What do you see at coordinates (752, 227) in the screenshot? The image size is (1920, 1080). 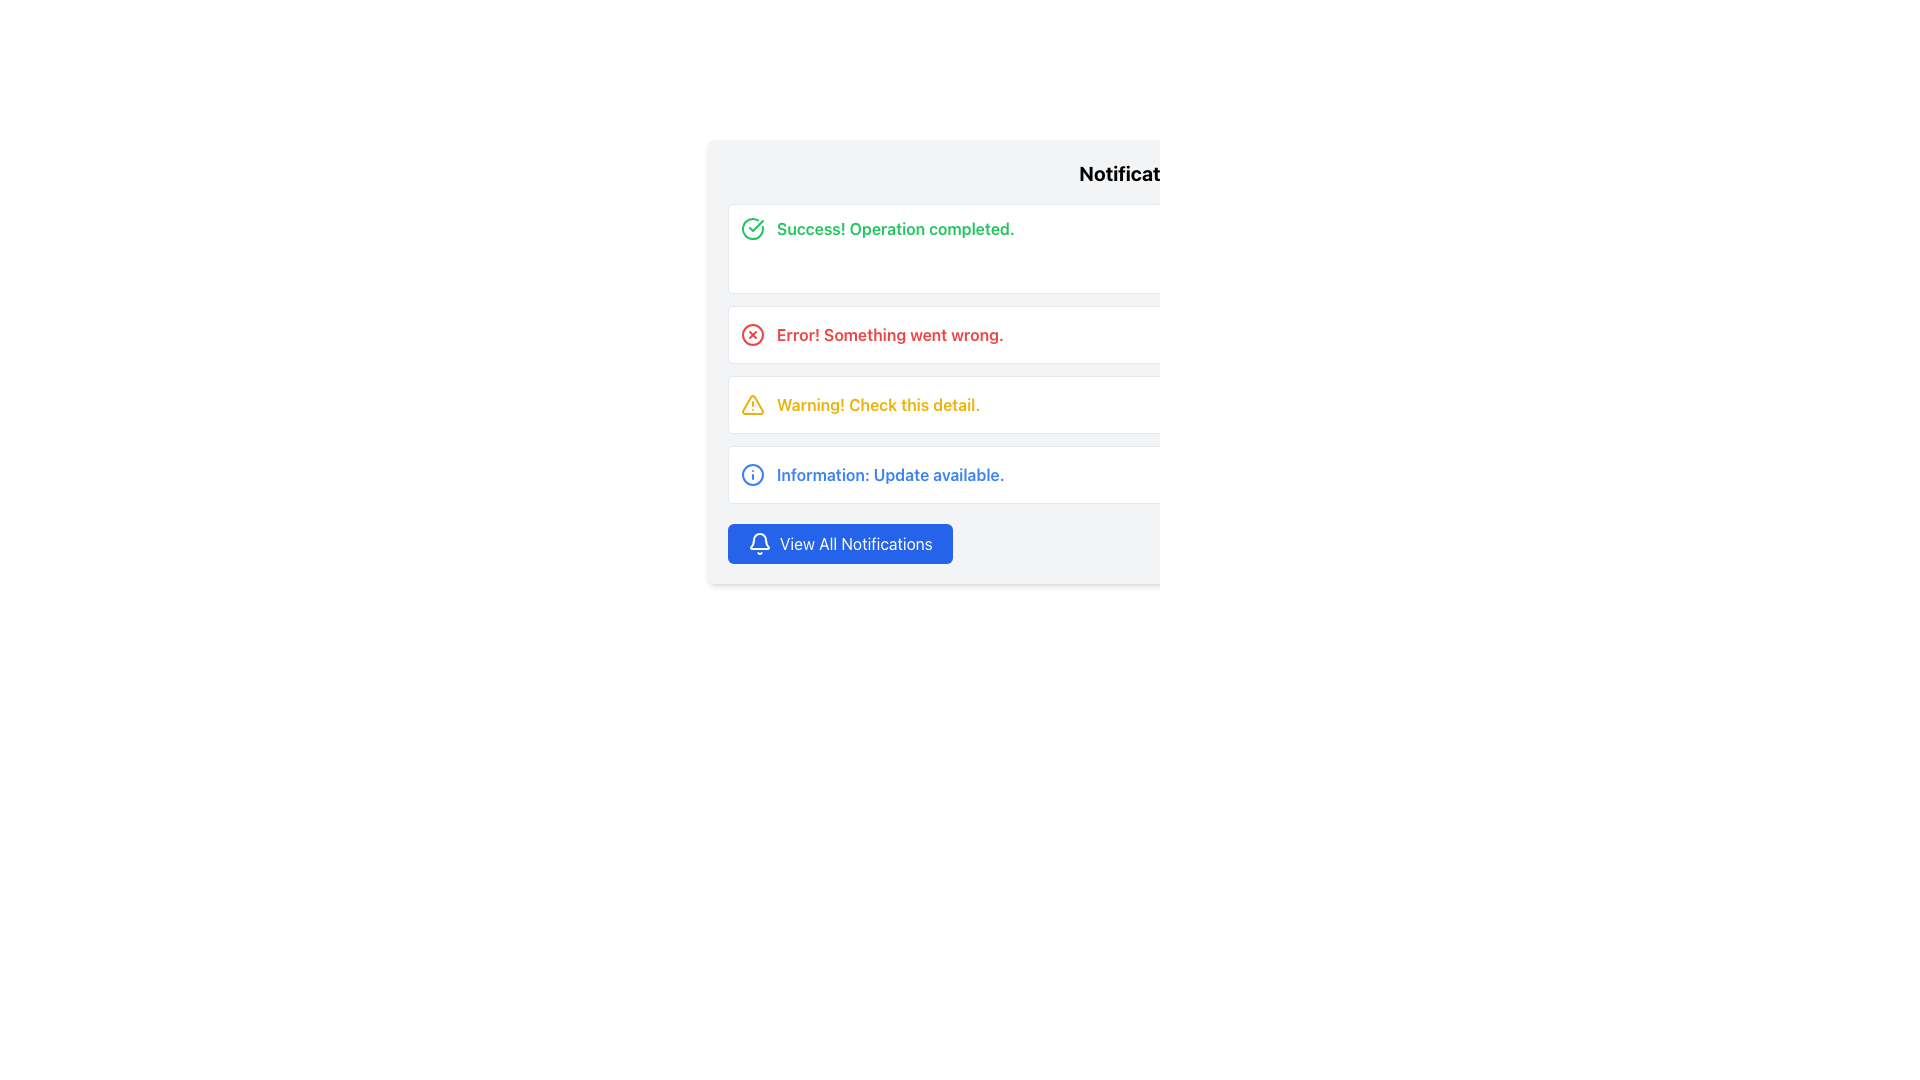 I see `the green circular icon with a checkmark, indicating success, located to the left of the text 'Success! Operation completed.'` at bounding box center [752, 227].